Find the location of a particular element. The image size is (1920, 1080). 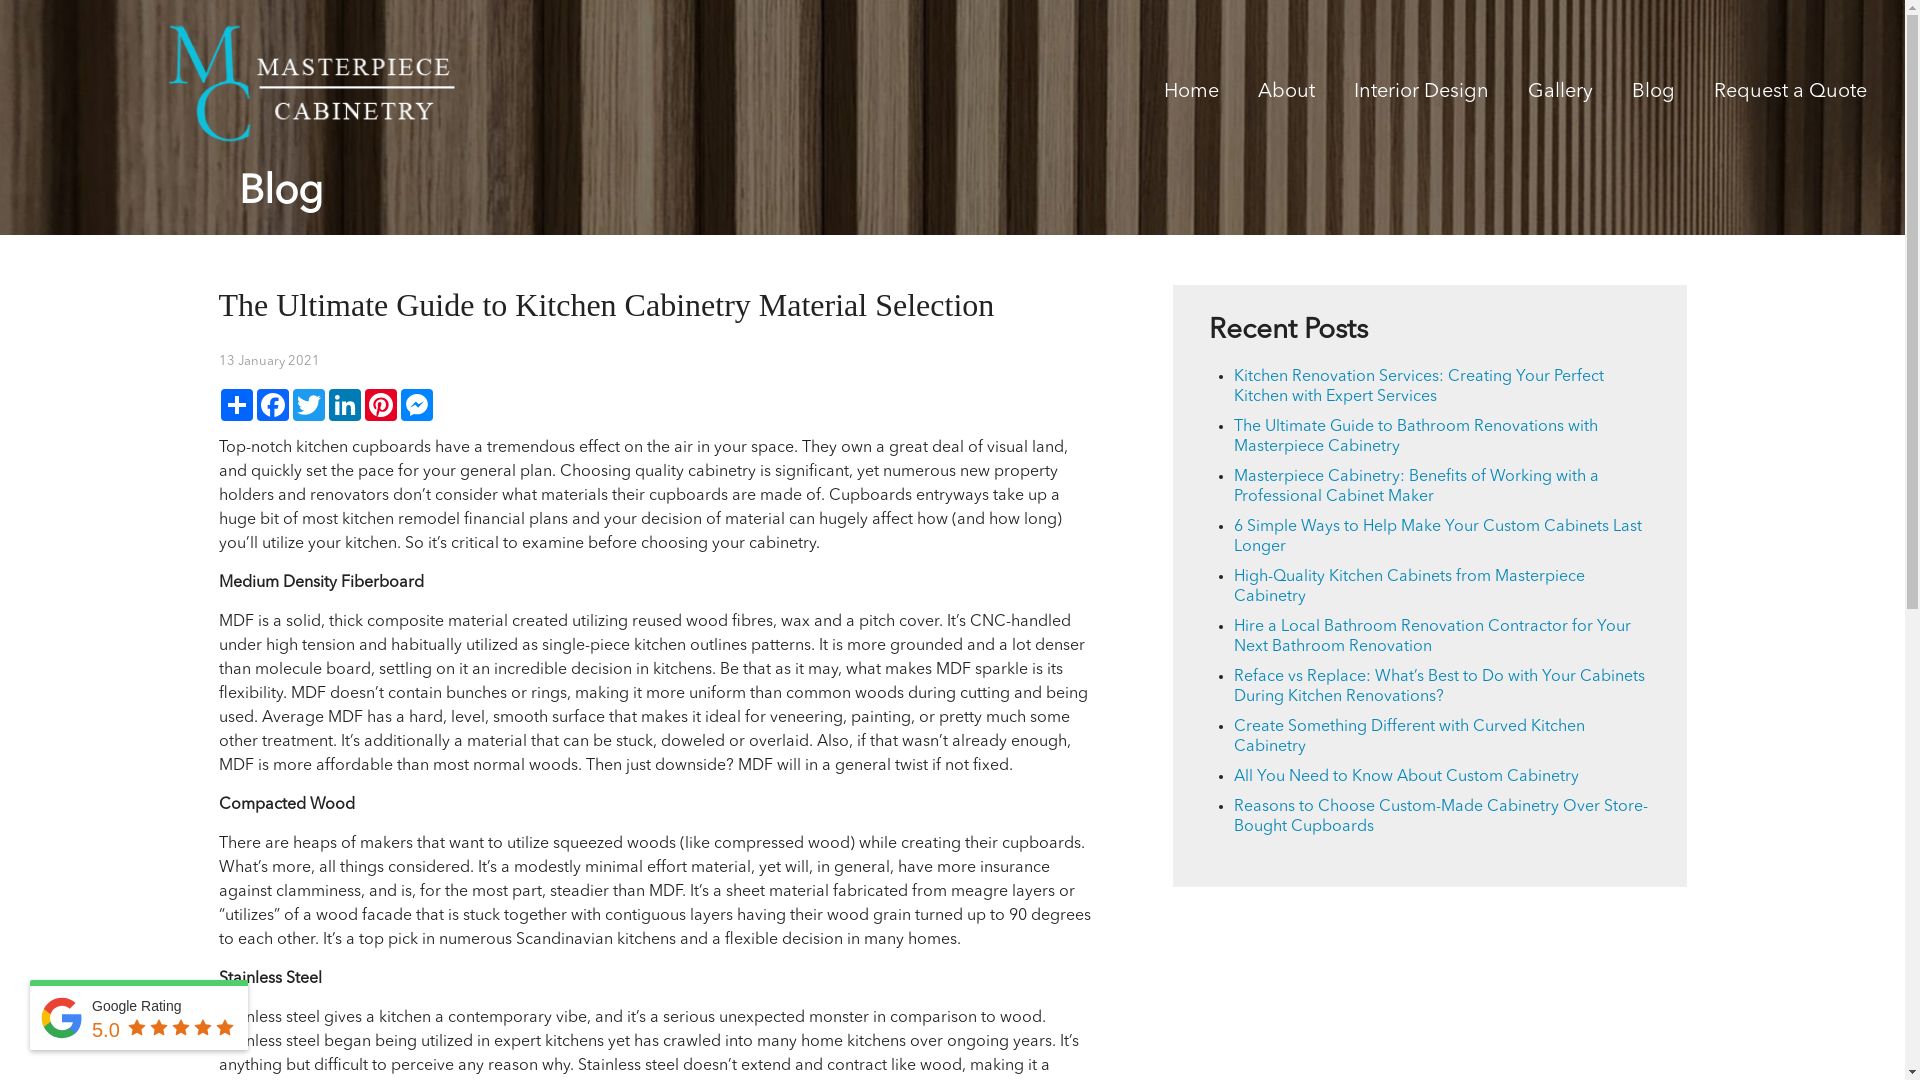

'High-Quality Kitchen Cabinets from Masterpiece Cabinetry' is located at coordinates (1408, 585).